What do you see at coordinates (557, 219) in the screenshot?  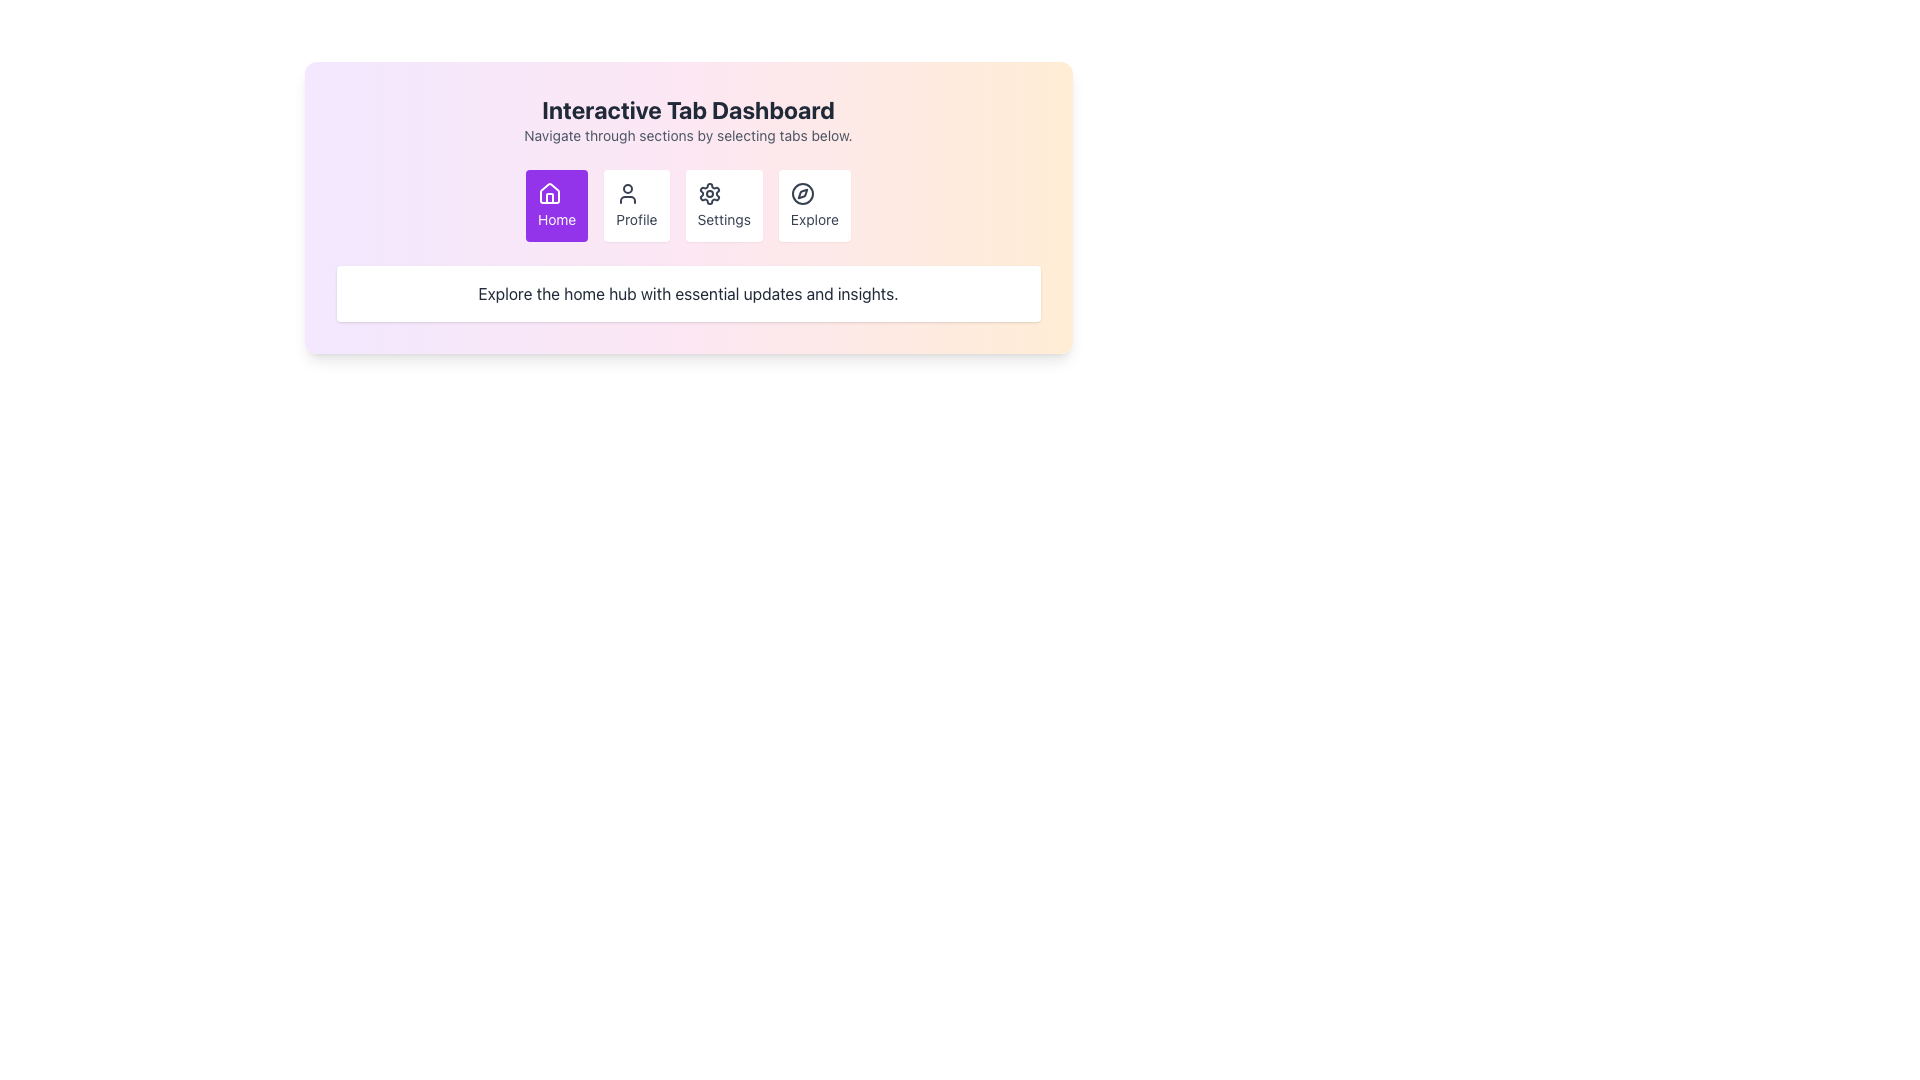 I see `the text label located beneath the house icon in the purple 'Home' button` at bounding box center [557, 219].